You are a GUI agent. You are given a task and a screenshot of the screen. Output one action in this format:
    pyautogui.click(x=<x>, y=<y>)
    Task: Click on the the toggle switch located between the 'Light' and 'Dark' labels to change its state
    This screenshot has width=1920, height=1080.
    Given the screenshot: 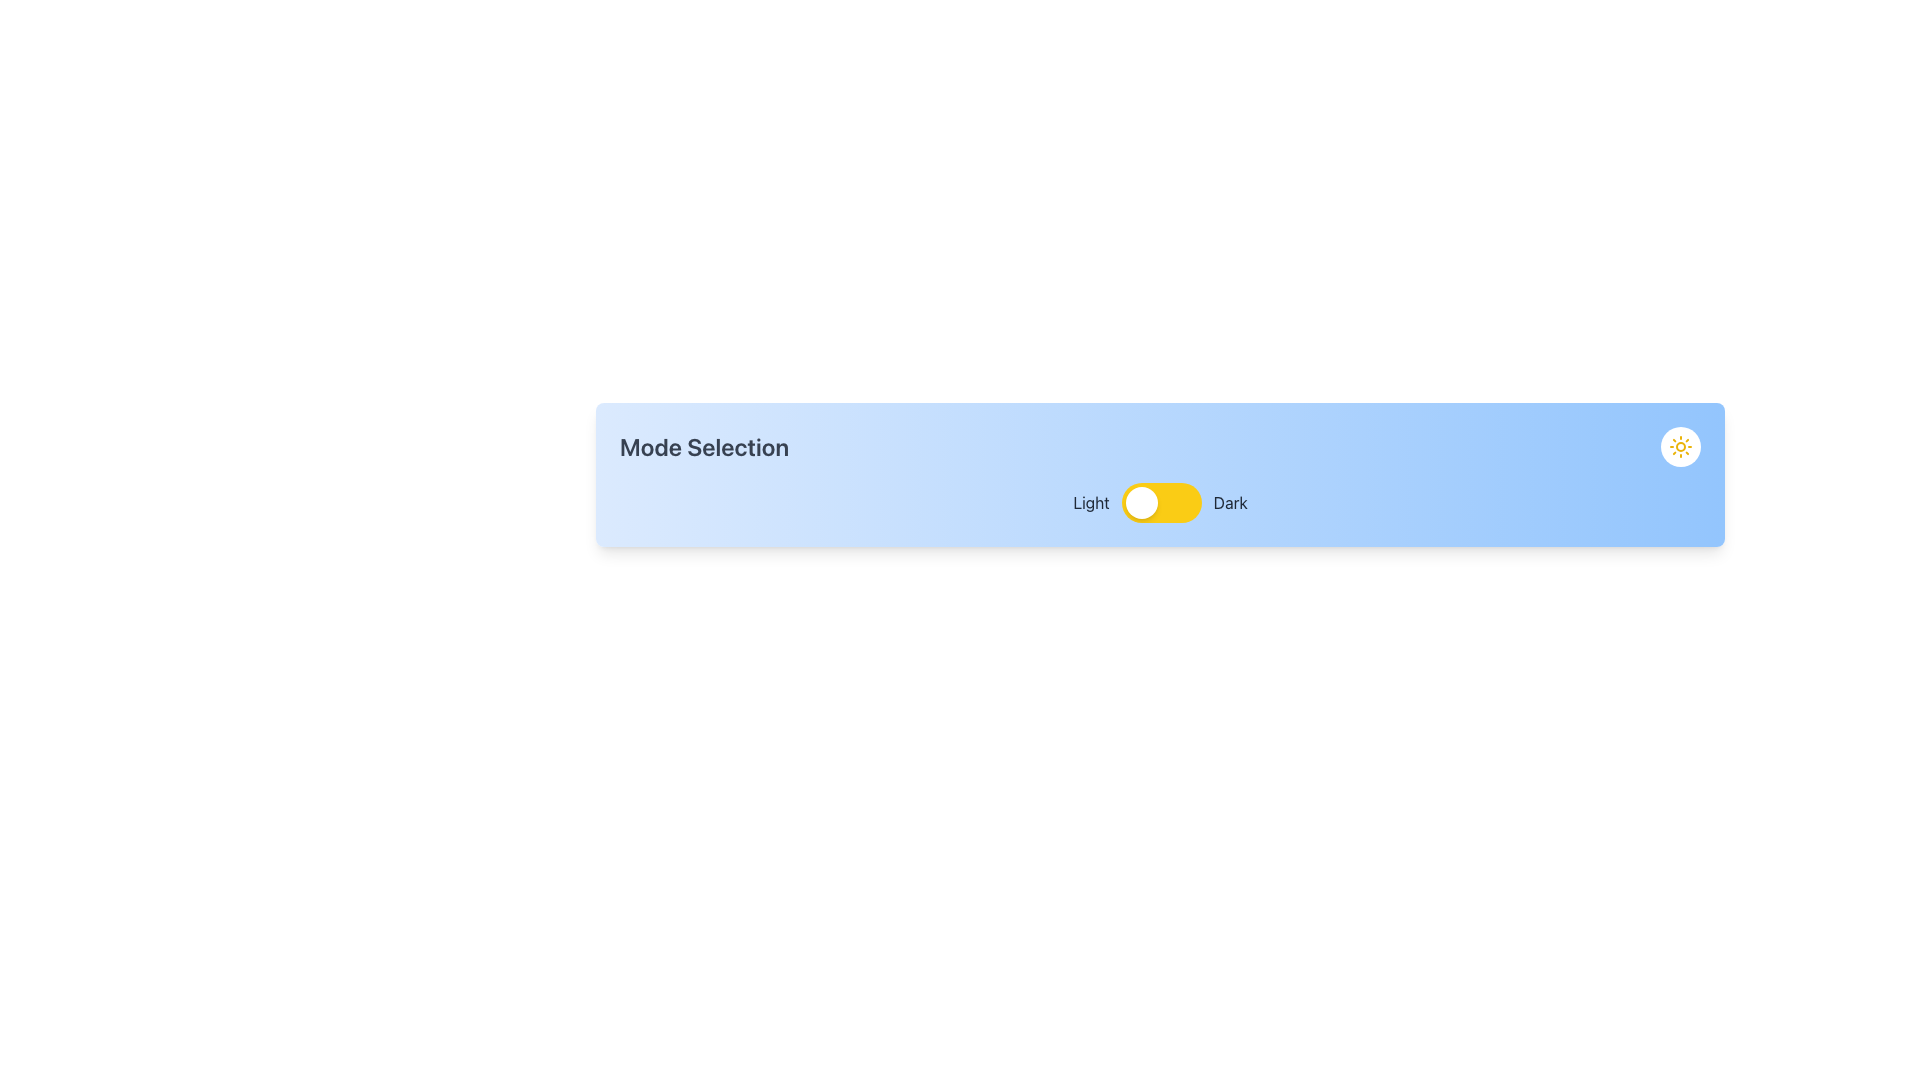 What is the action you would take?
    pyautogui.click(x=1161, y=501)
    